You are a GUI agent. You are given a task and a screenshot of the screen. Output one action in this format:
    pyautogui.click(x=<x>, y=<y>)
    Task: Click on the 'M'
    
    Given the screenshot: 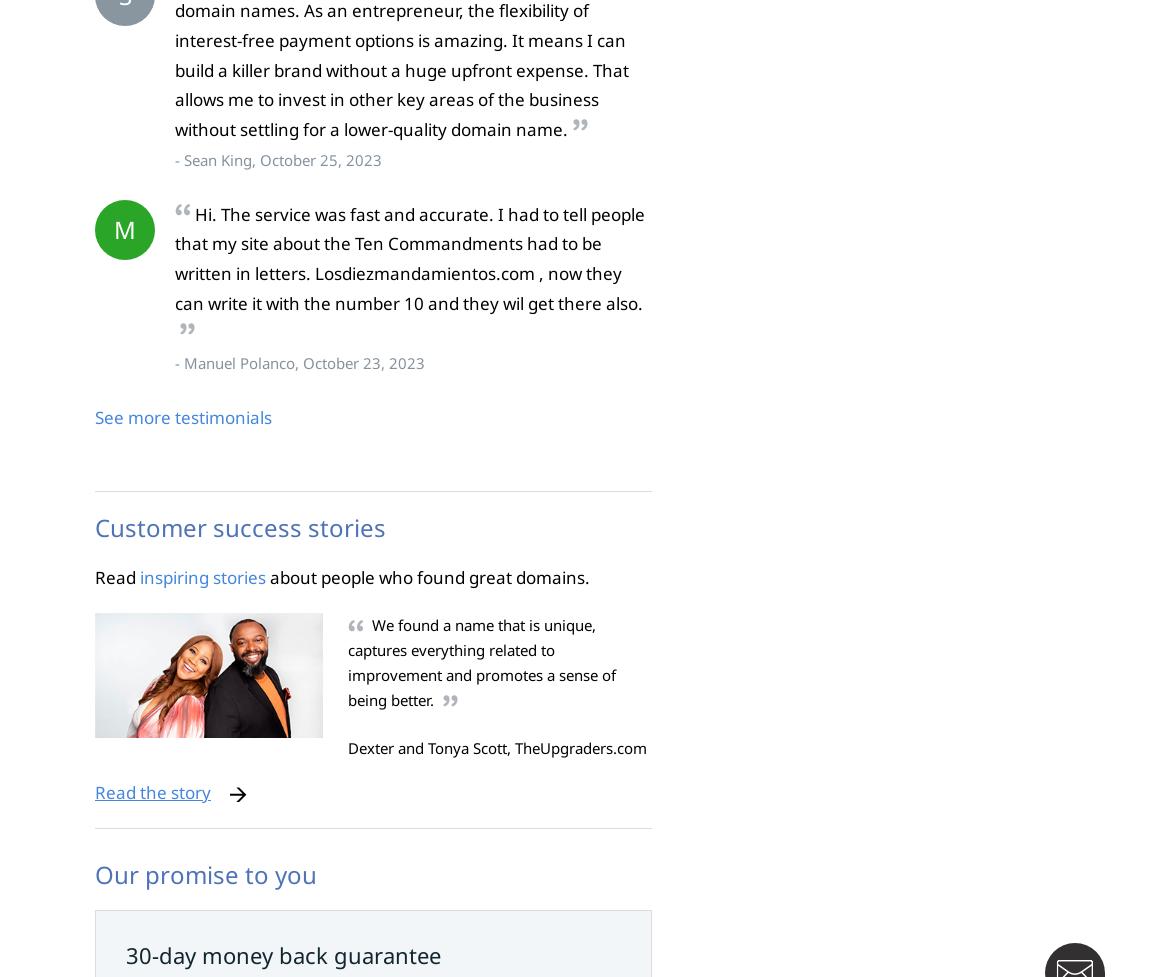 What is the action you would take?
    pyautogui.click(x=124, y=227)
    